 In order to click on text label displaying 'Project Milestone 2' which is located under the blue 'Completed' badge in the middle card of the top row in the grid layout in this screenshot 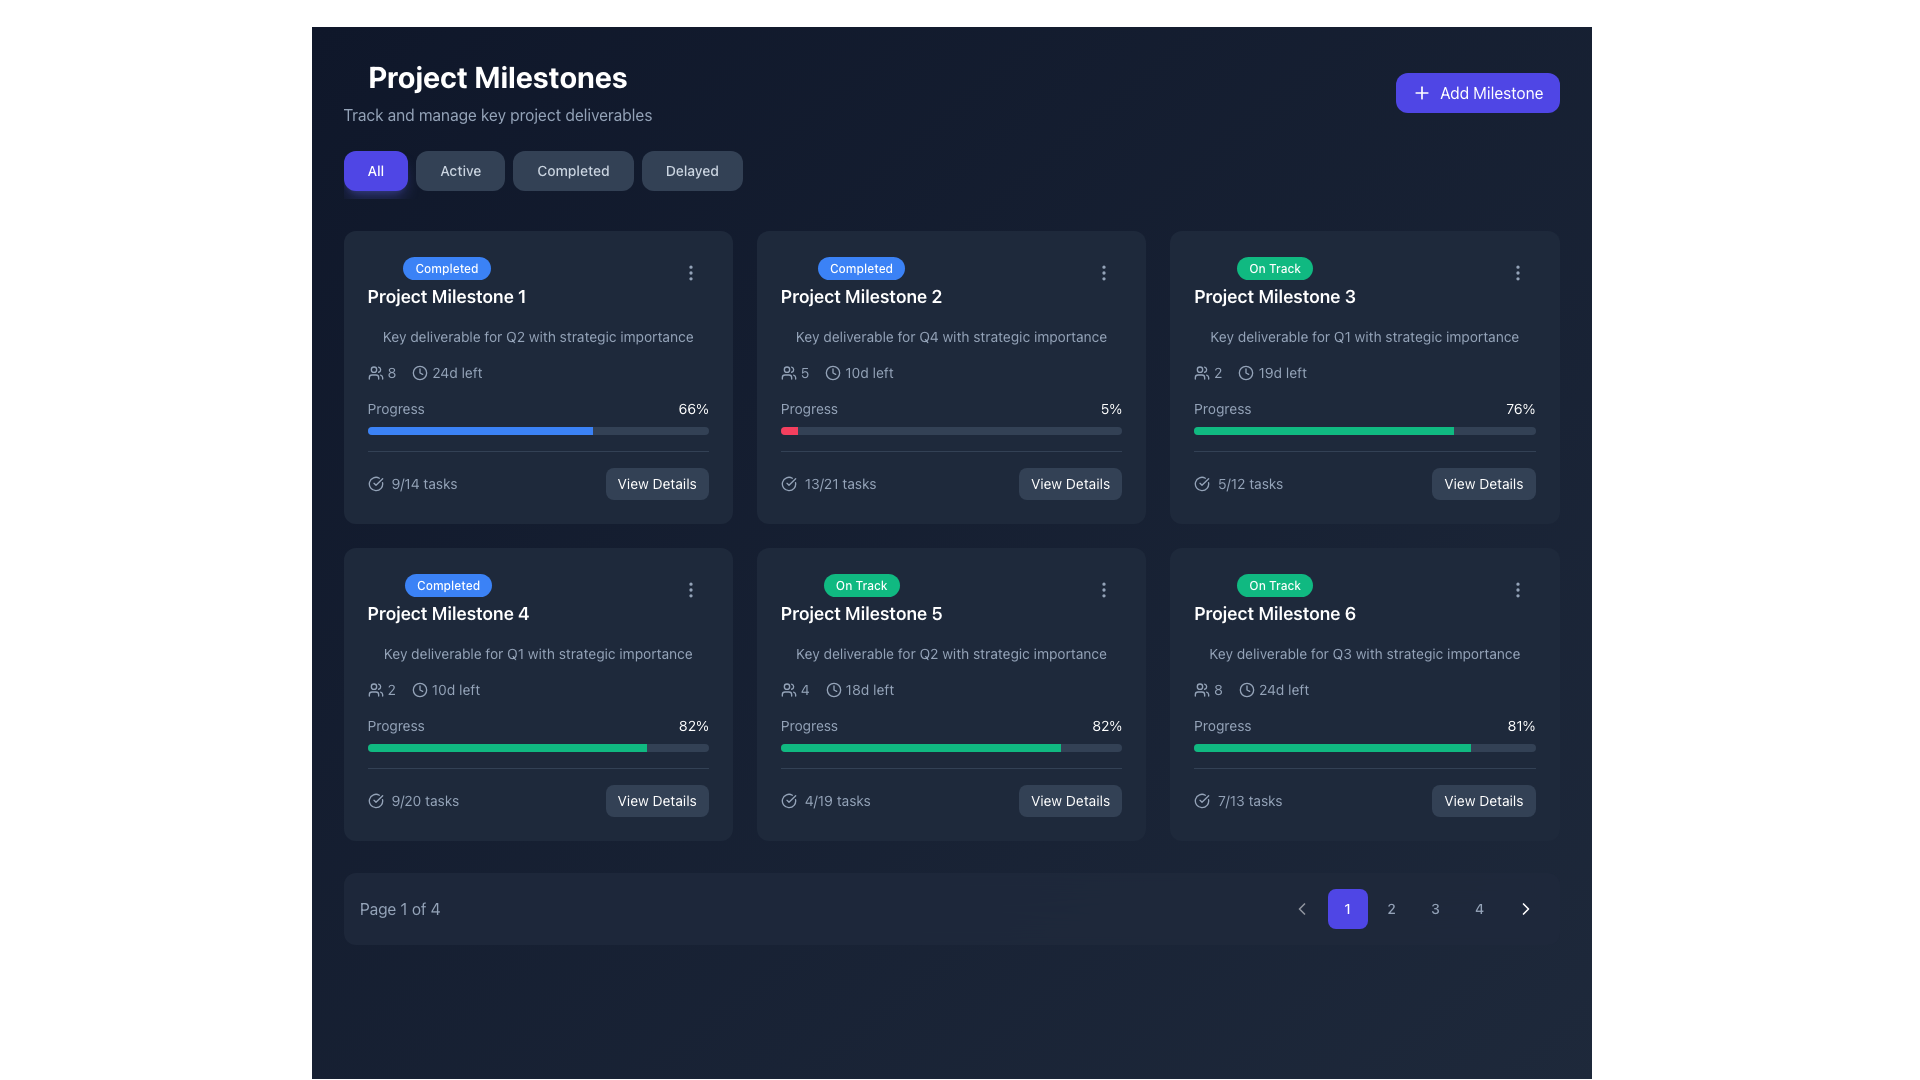, I will do `click(861, 297)`.